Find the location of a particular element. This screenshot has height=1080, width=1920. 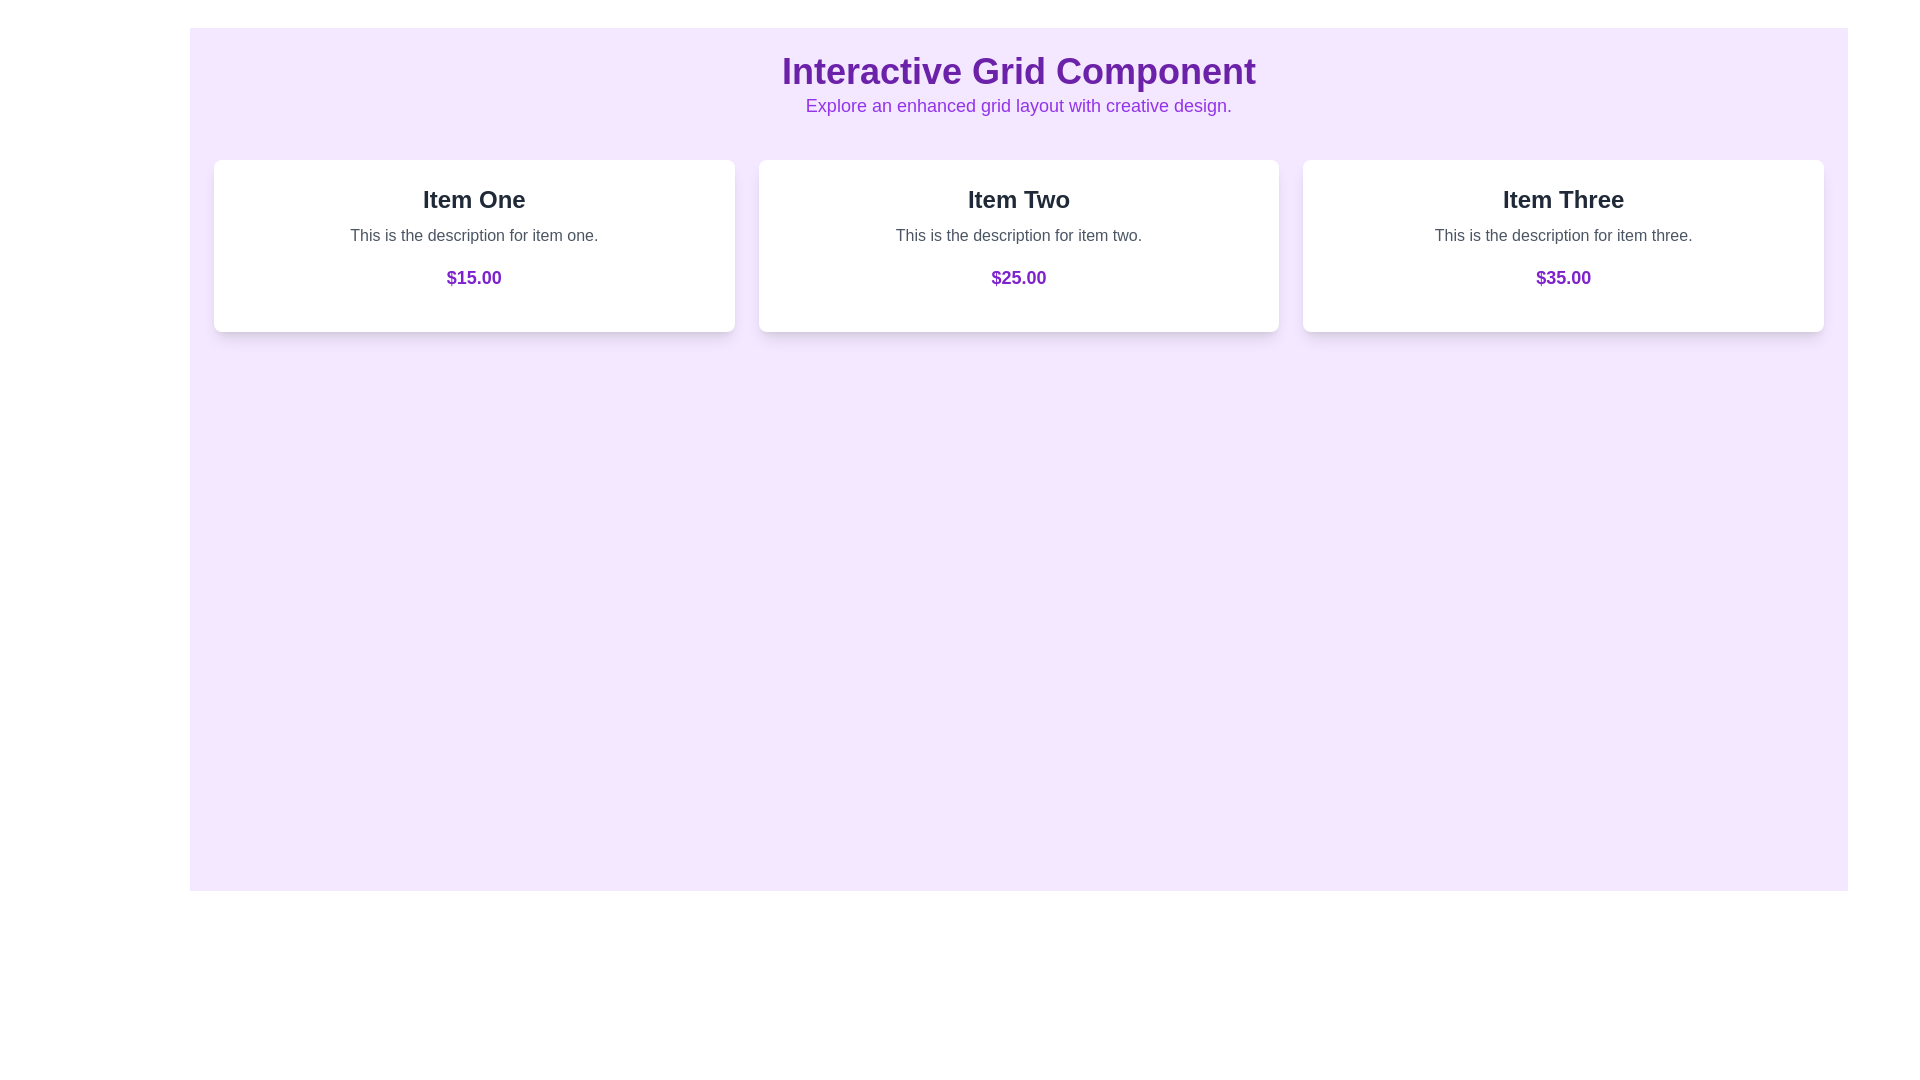

the text label that says 'Item One' which is styled with a bold, large font in black color and positioned at the top of a white card with rounded corners is located at coordinates (473, 200).